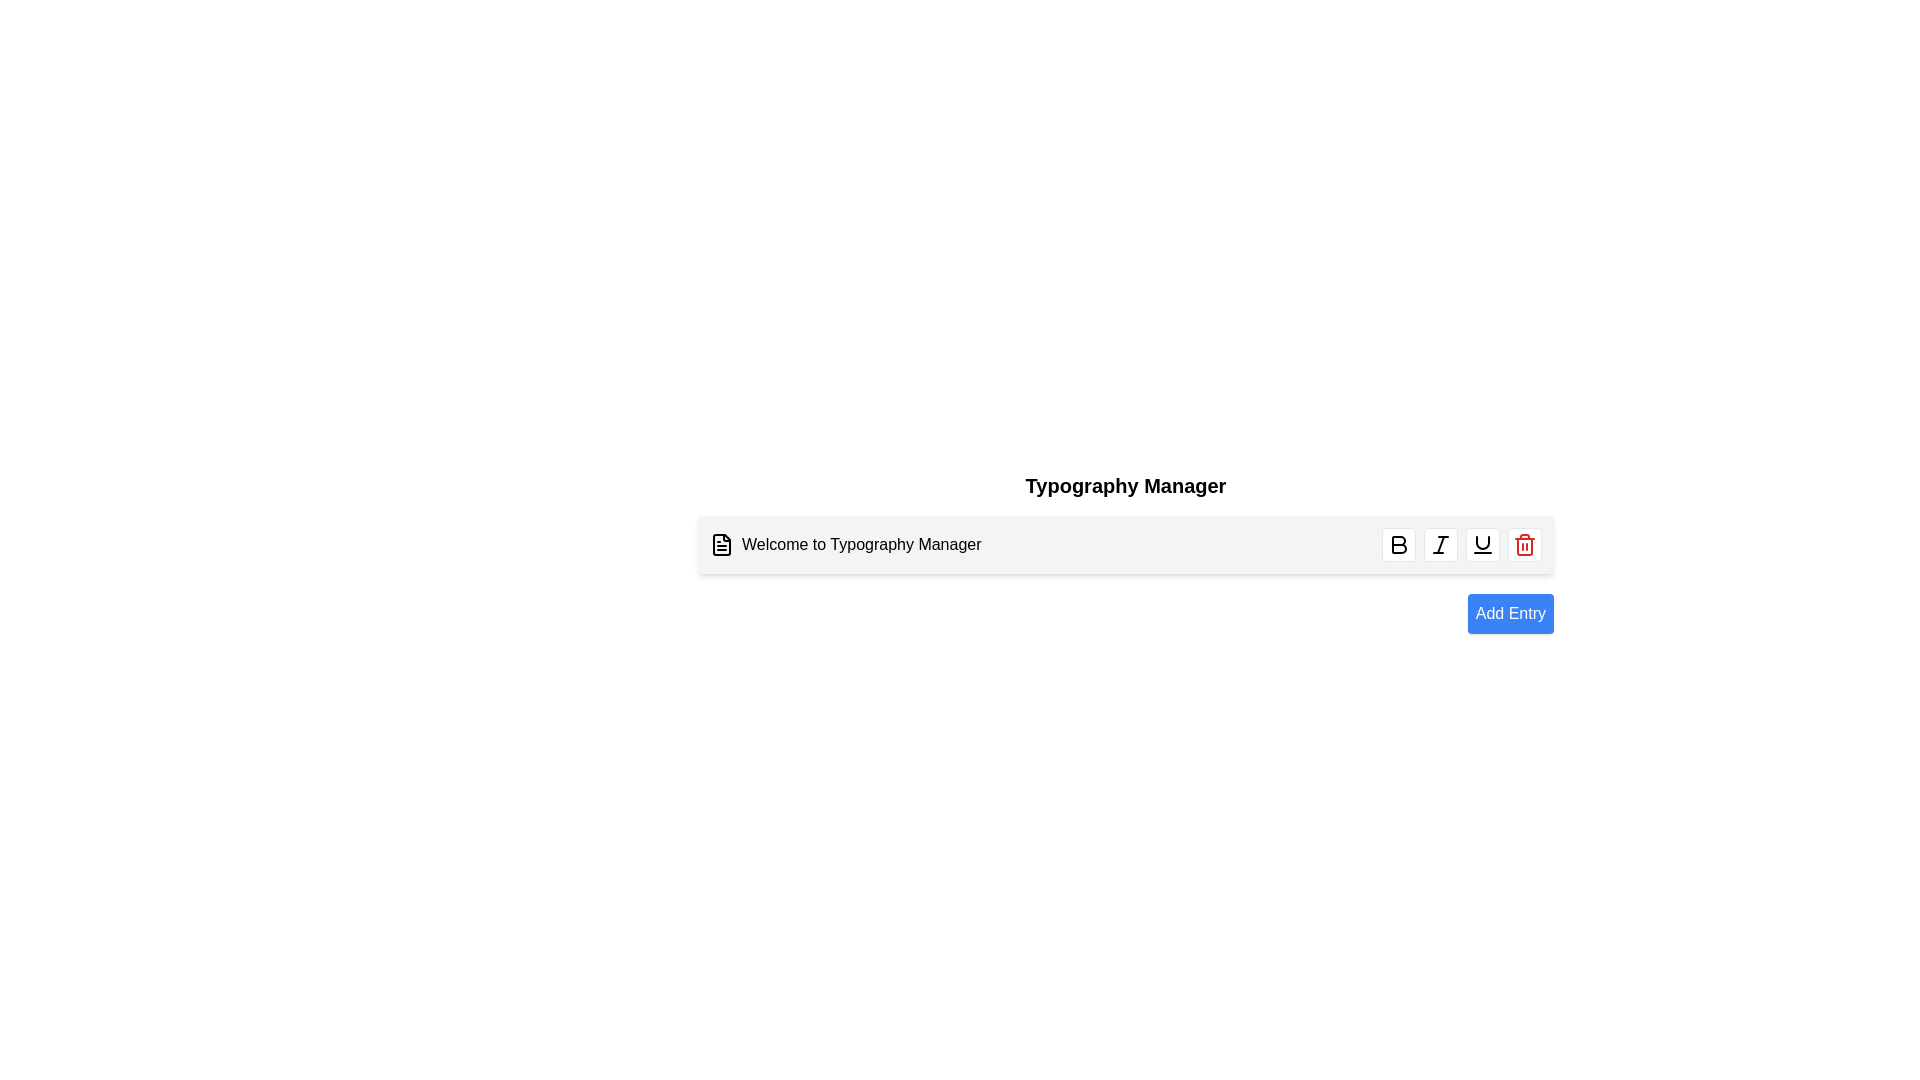  Describe the element at coordinates (1524, 544) in the screenshot. I see `the delete button located as the last item in a horizontal row of interactive buttons` at that location.